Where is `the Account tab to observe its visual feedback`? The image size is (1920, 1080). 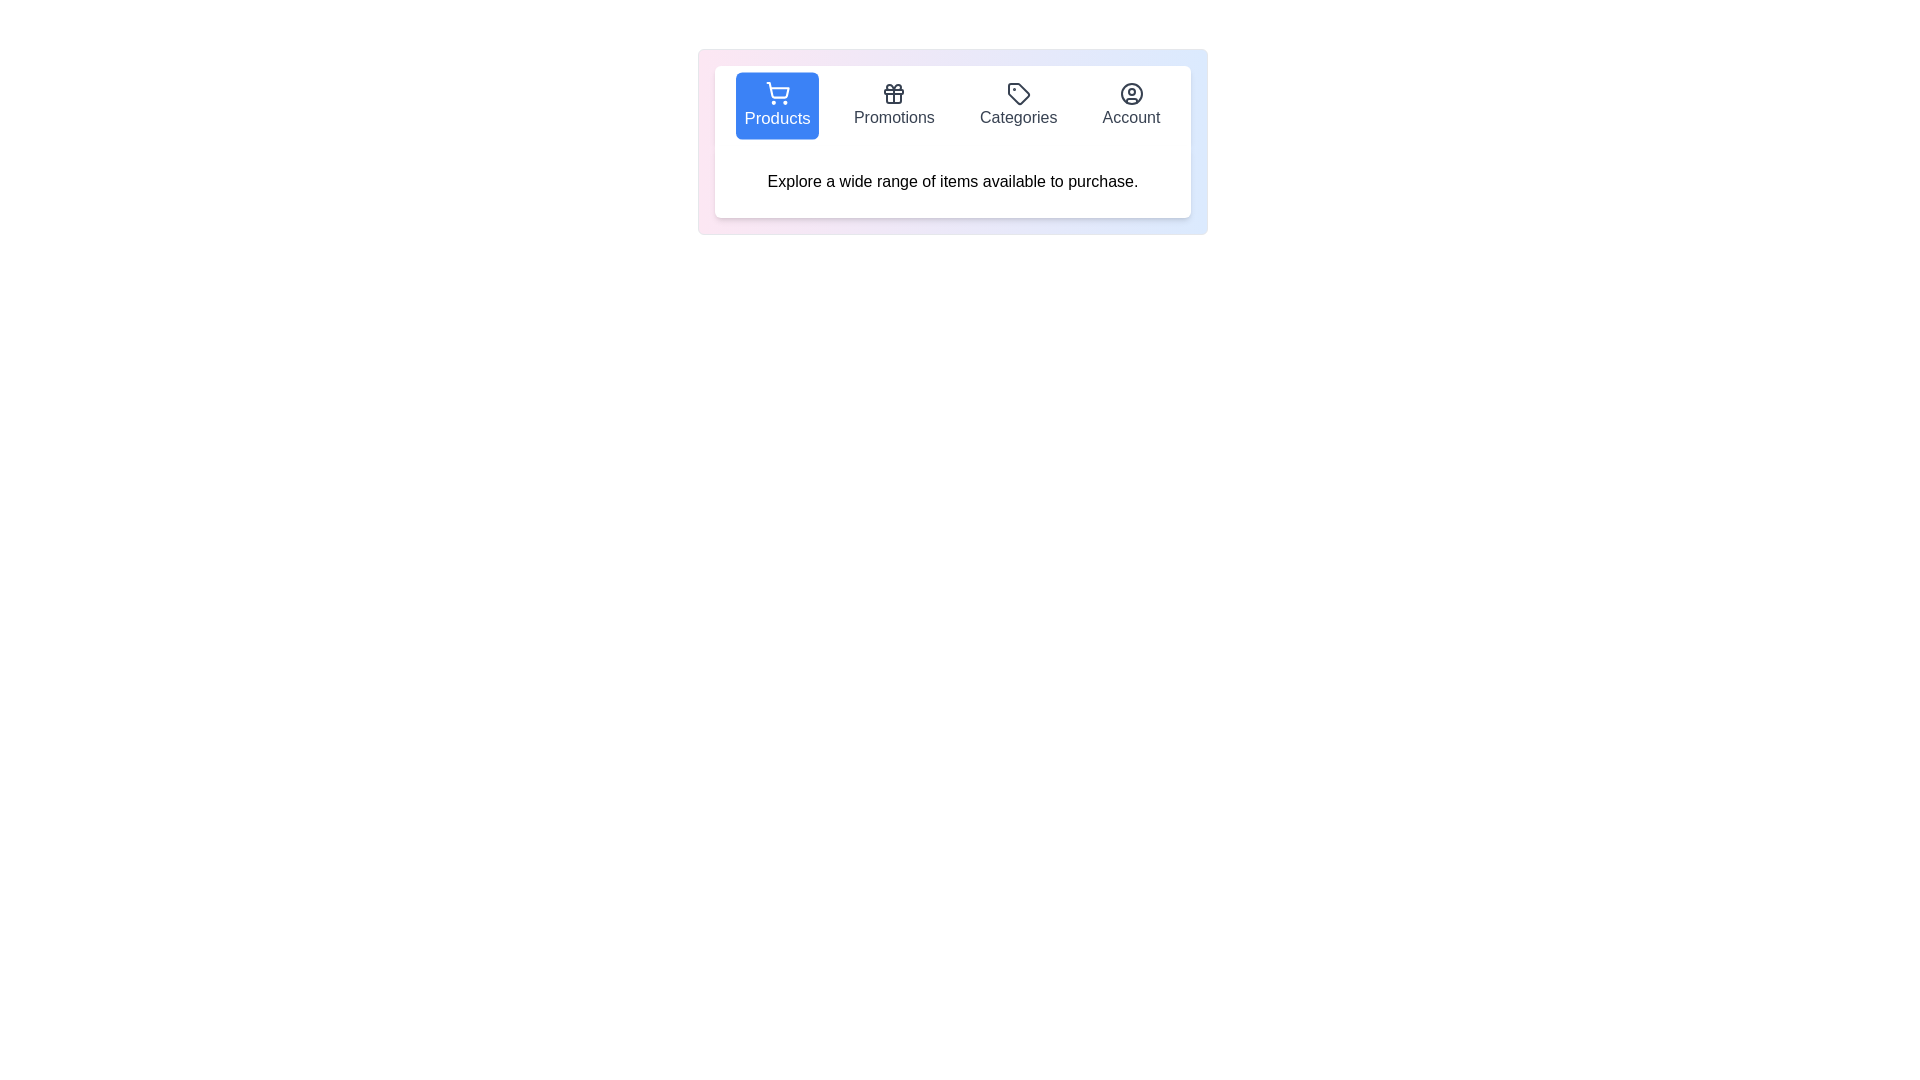
the Account tab to observe its visual feedback is located at coordinates (1131, 105).